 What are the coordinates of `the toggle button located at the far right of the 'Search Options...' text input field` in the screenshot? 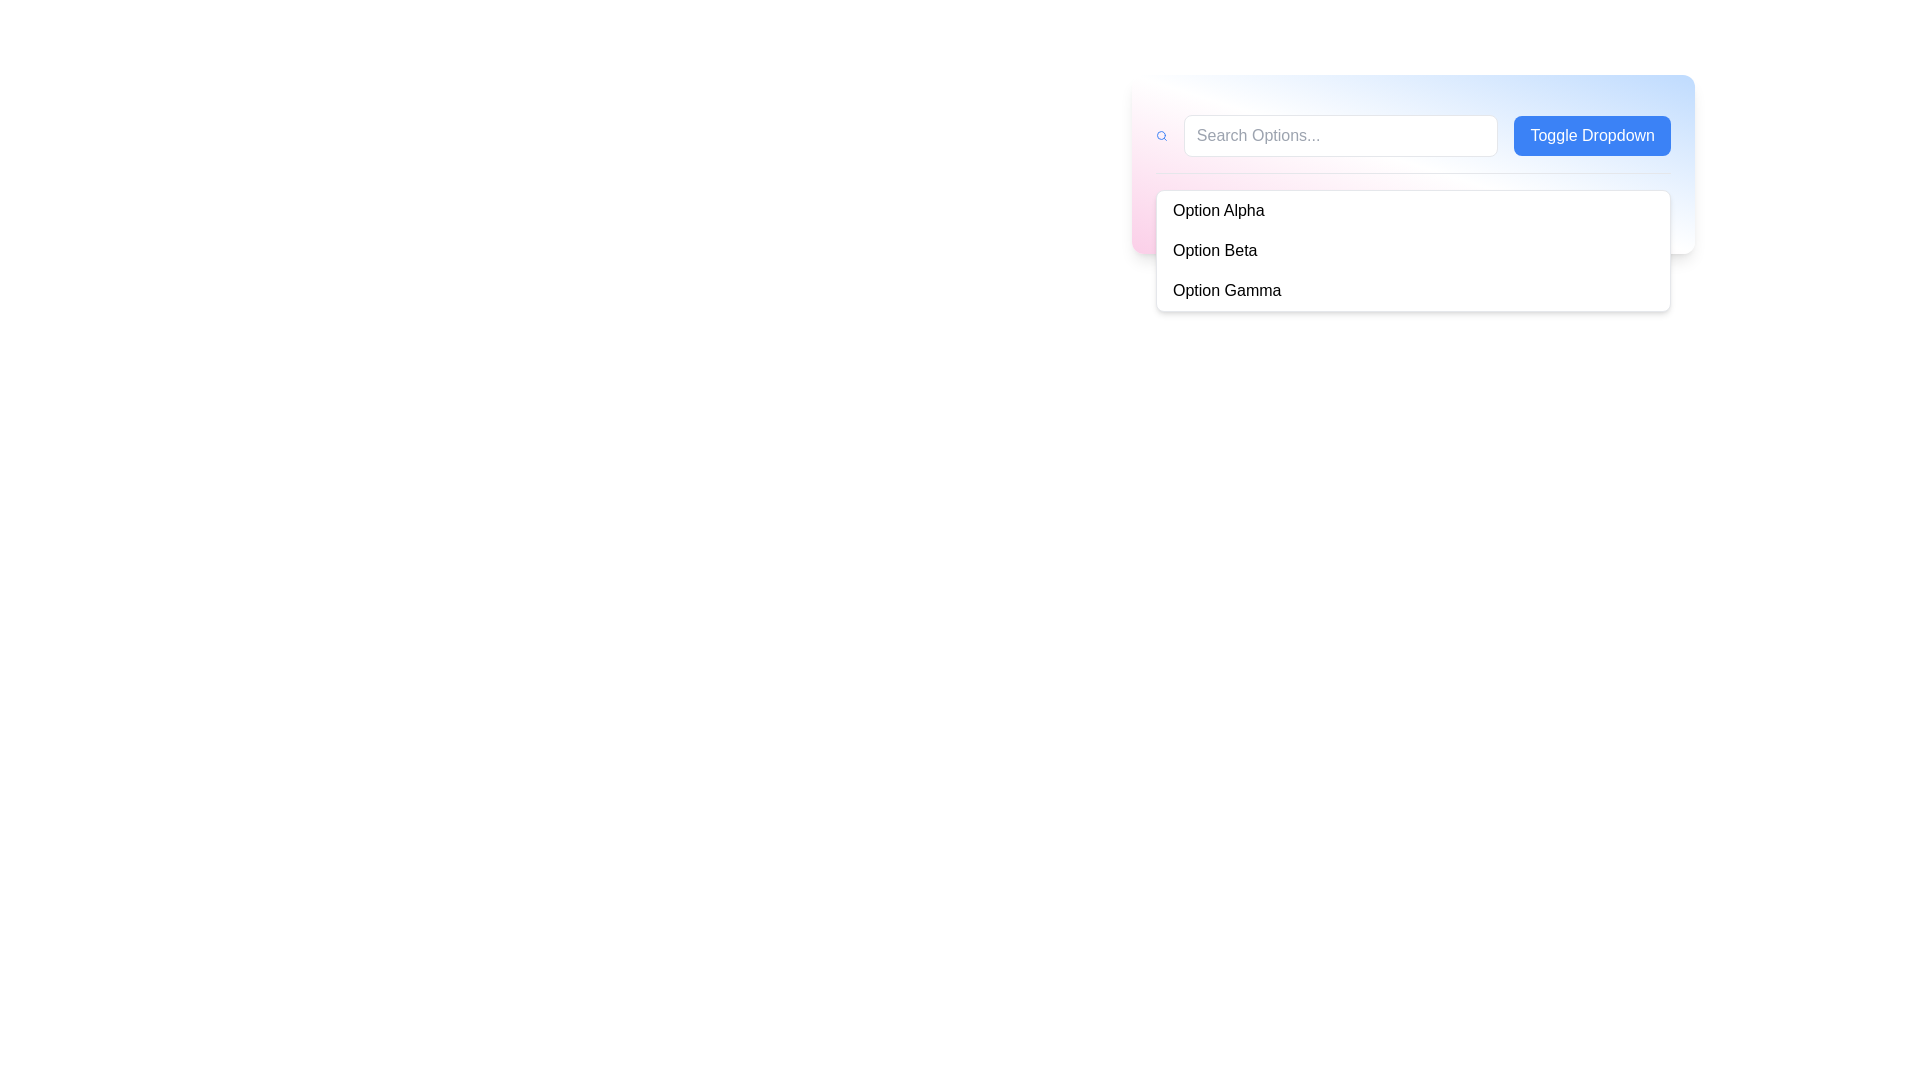 It's located at (1591, 135).